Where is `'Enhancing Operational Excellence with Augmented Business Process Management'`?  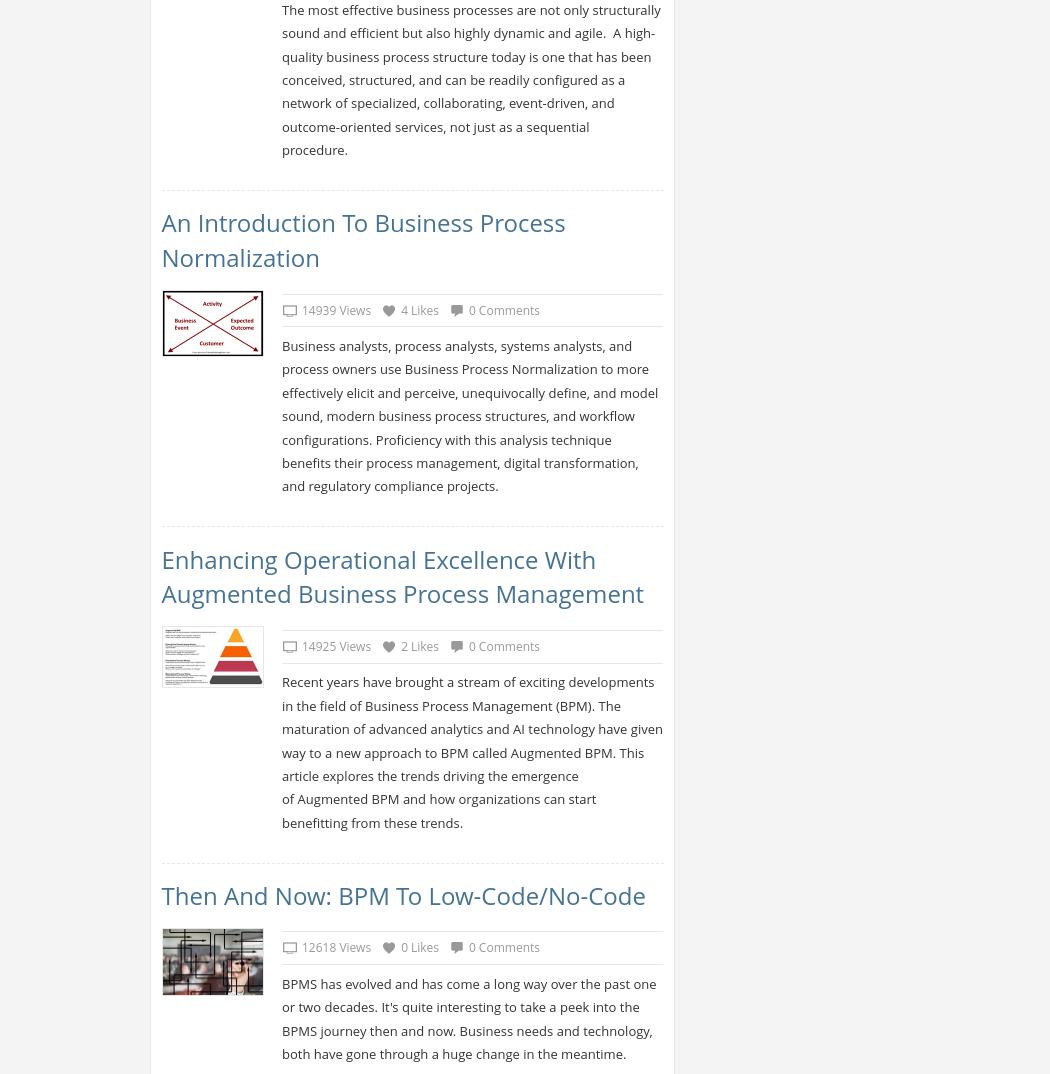
'Enhancing Operational Excellence with Augmented Business Process Management' is located at coordinates (402, 574).